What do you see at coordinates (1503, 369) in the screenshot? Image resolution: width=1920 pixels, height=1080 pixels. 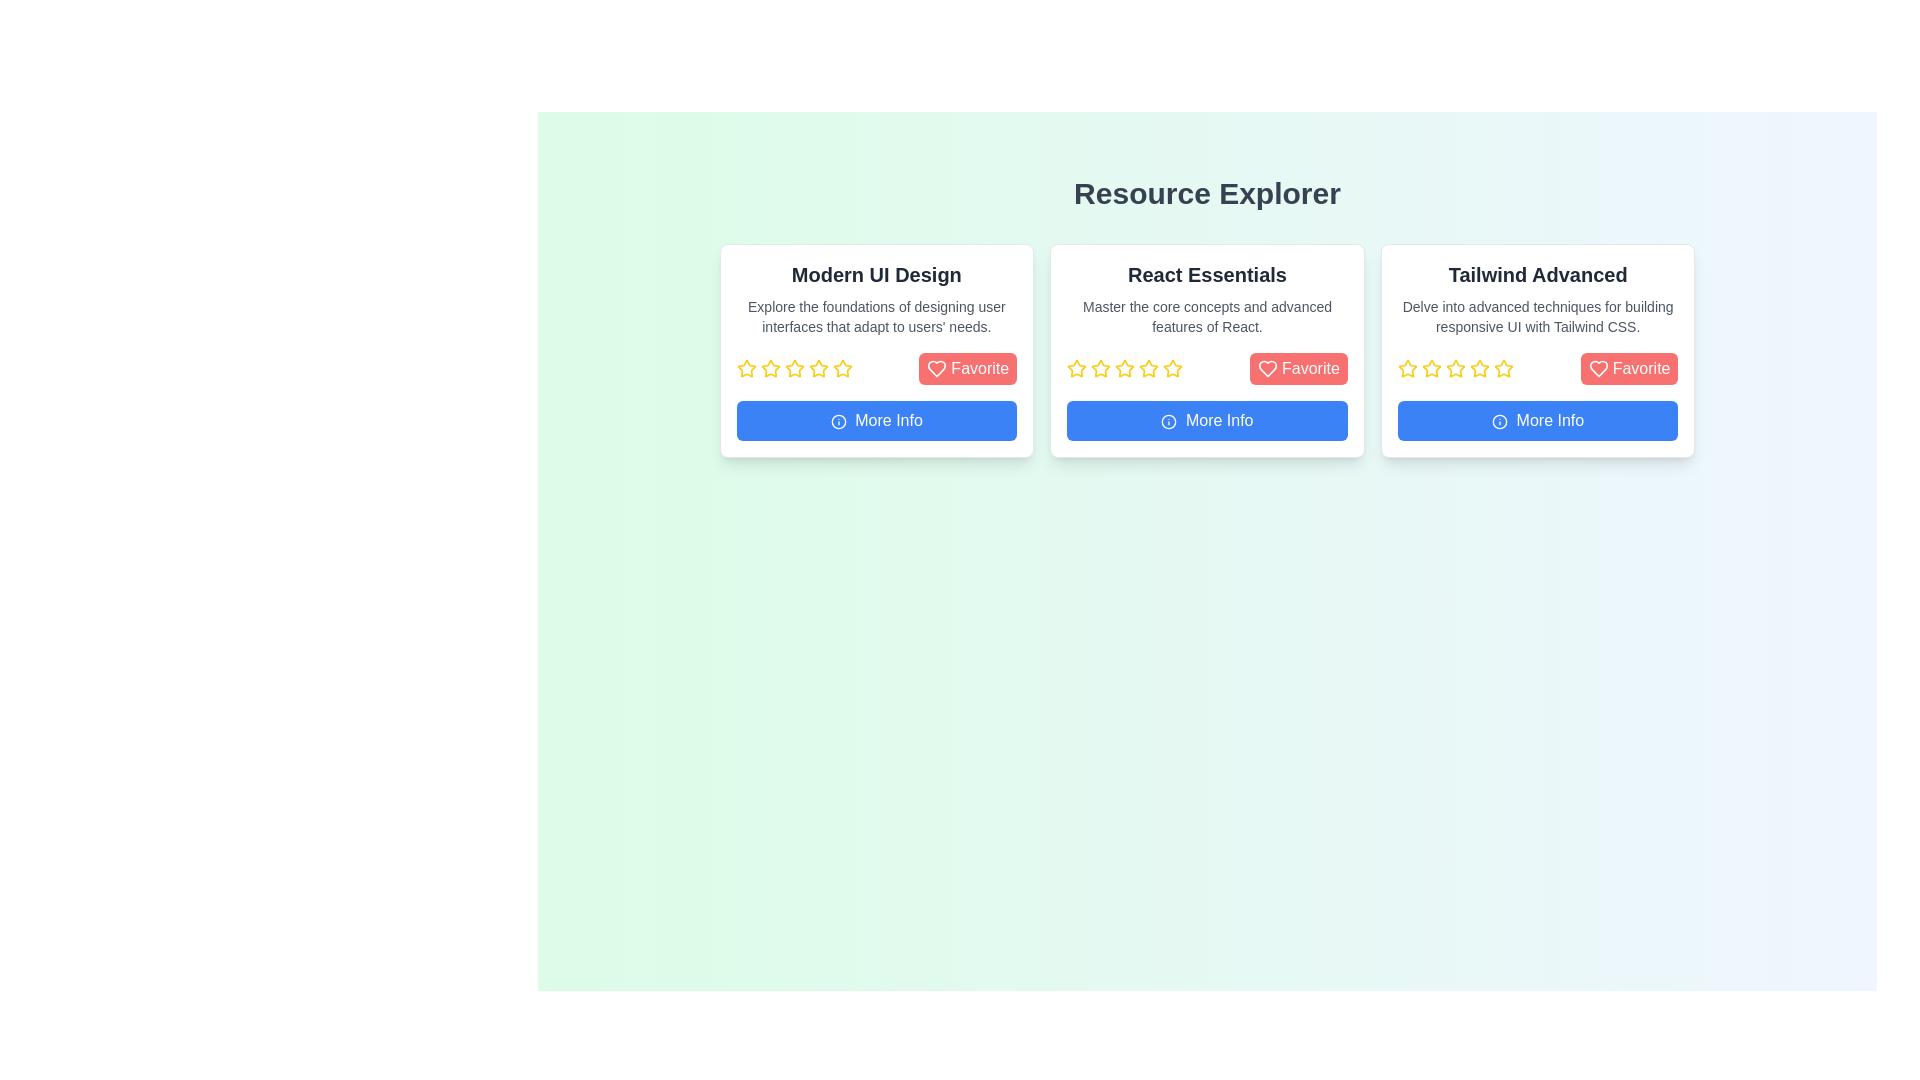 I see `the yellow star icon, which is the last (5th) star in the rating system of the 'Tailwind Advanced' section, to provide a rating` at bounding box center [1503, 369].